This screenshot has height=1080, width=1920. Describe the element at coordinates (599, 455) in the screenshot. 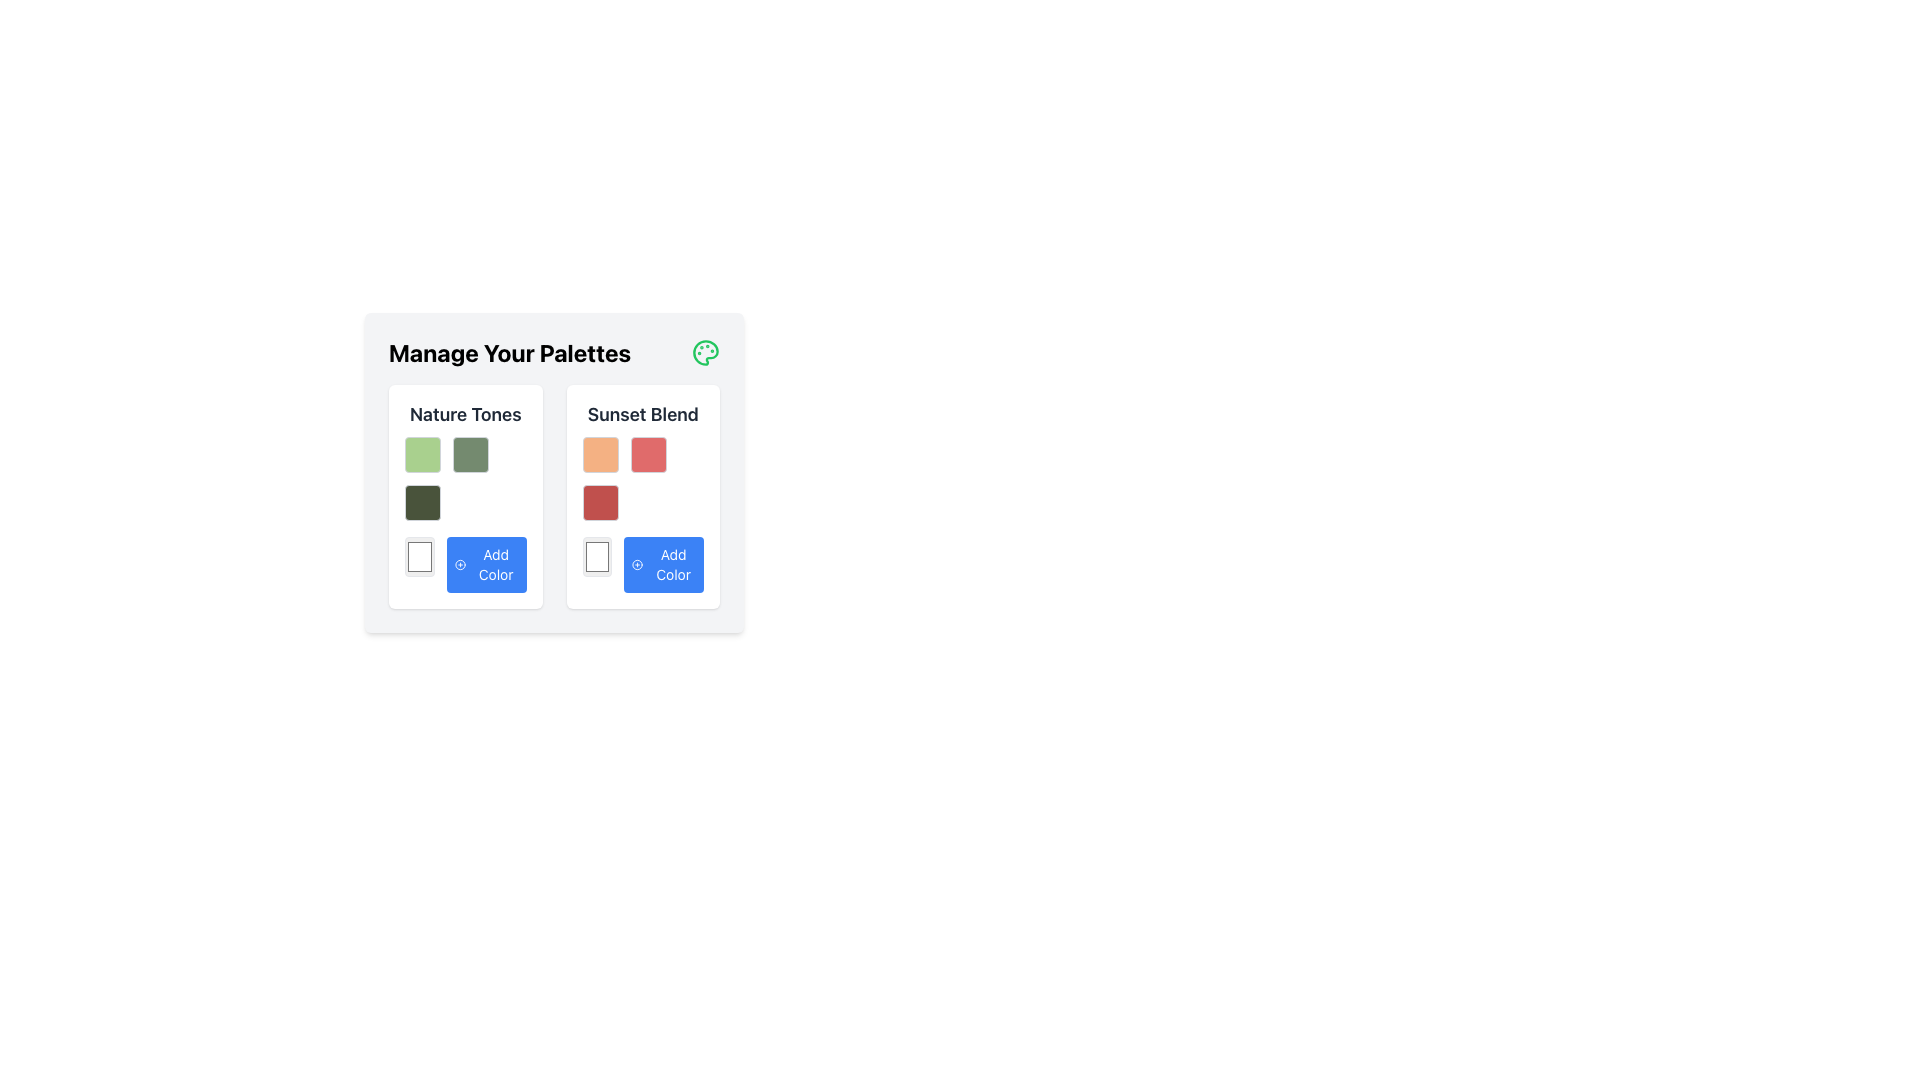

I see `the soft orange Color Swatch with rounded corners from the 'Sunset Blend' section` at that location.